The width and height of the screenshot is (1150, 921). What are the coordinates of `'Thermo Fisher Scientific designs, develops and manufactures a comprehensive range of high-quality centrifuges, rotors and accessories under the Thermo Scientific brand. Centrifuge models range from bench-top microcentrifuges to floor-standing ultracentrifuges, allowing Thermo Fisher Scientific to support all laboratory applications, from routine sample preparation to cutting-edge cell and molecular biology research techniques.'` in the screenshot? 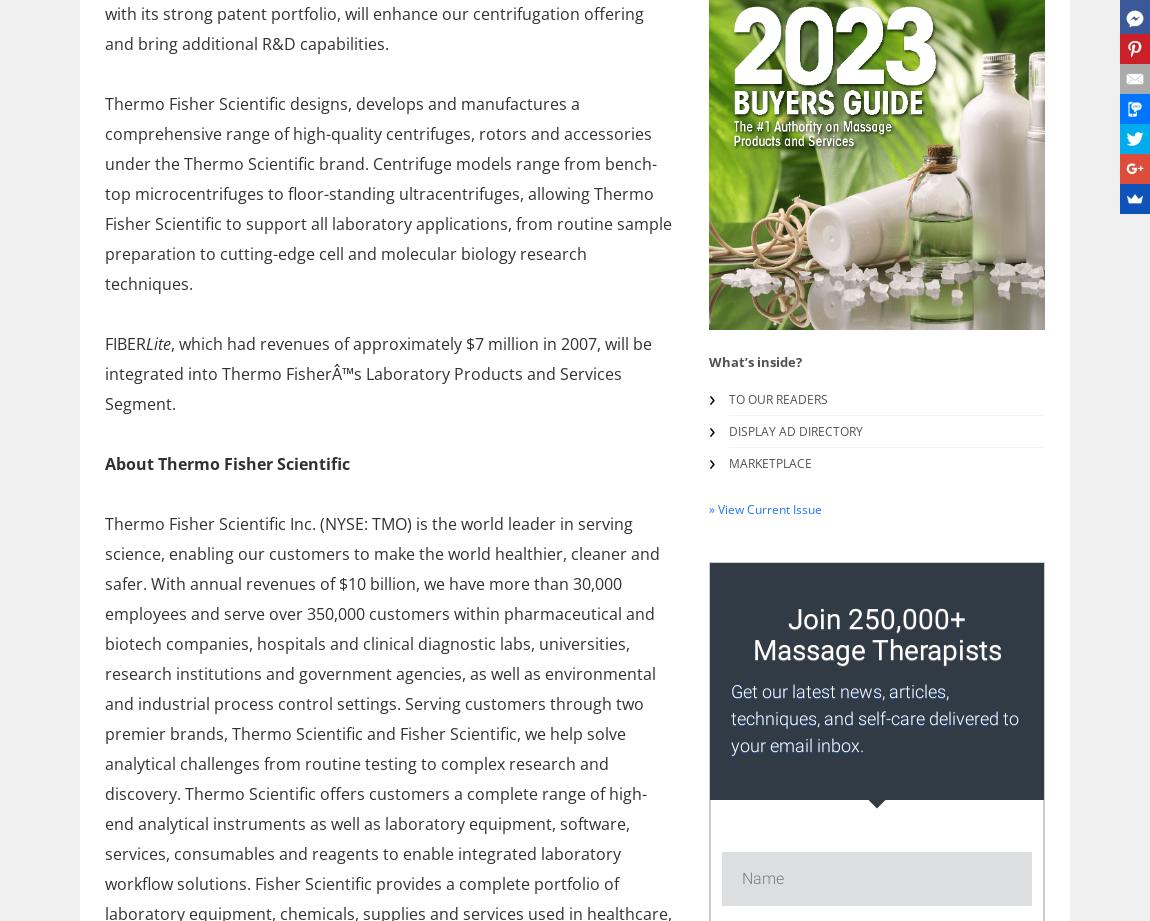 It's located at (388, 192).